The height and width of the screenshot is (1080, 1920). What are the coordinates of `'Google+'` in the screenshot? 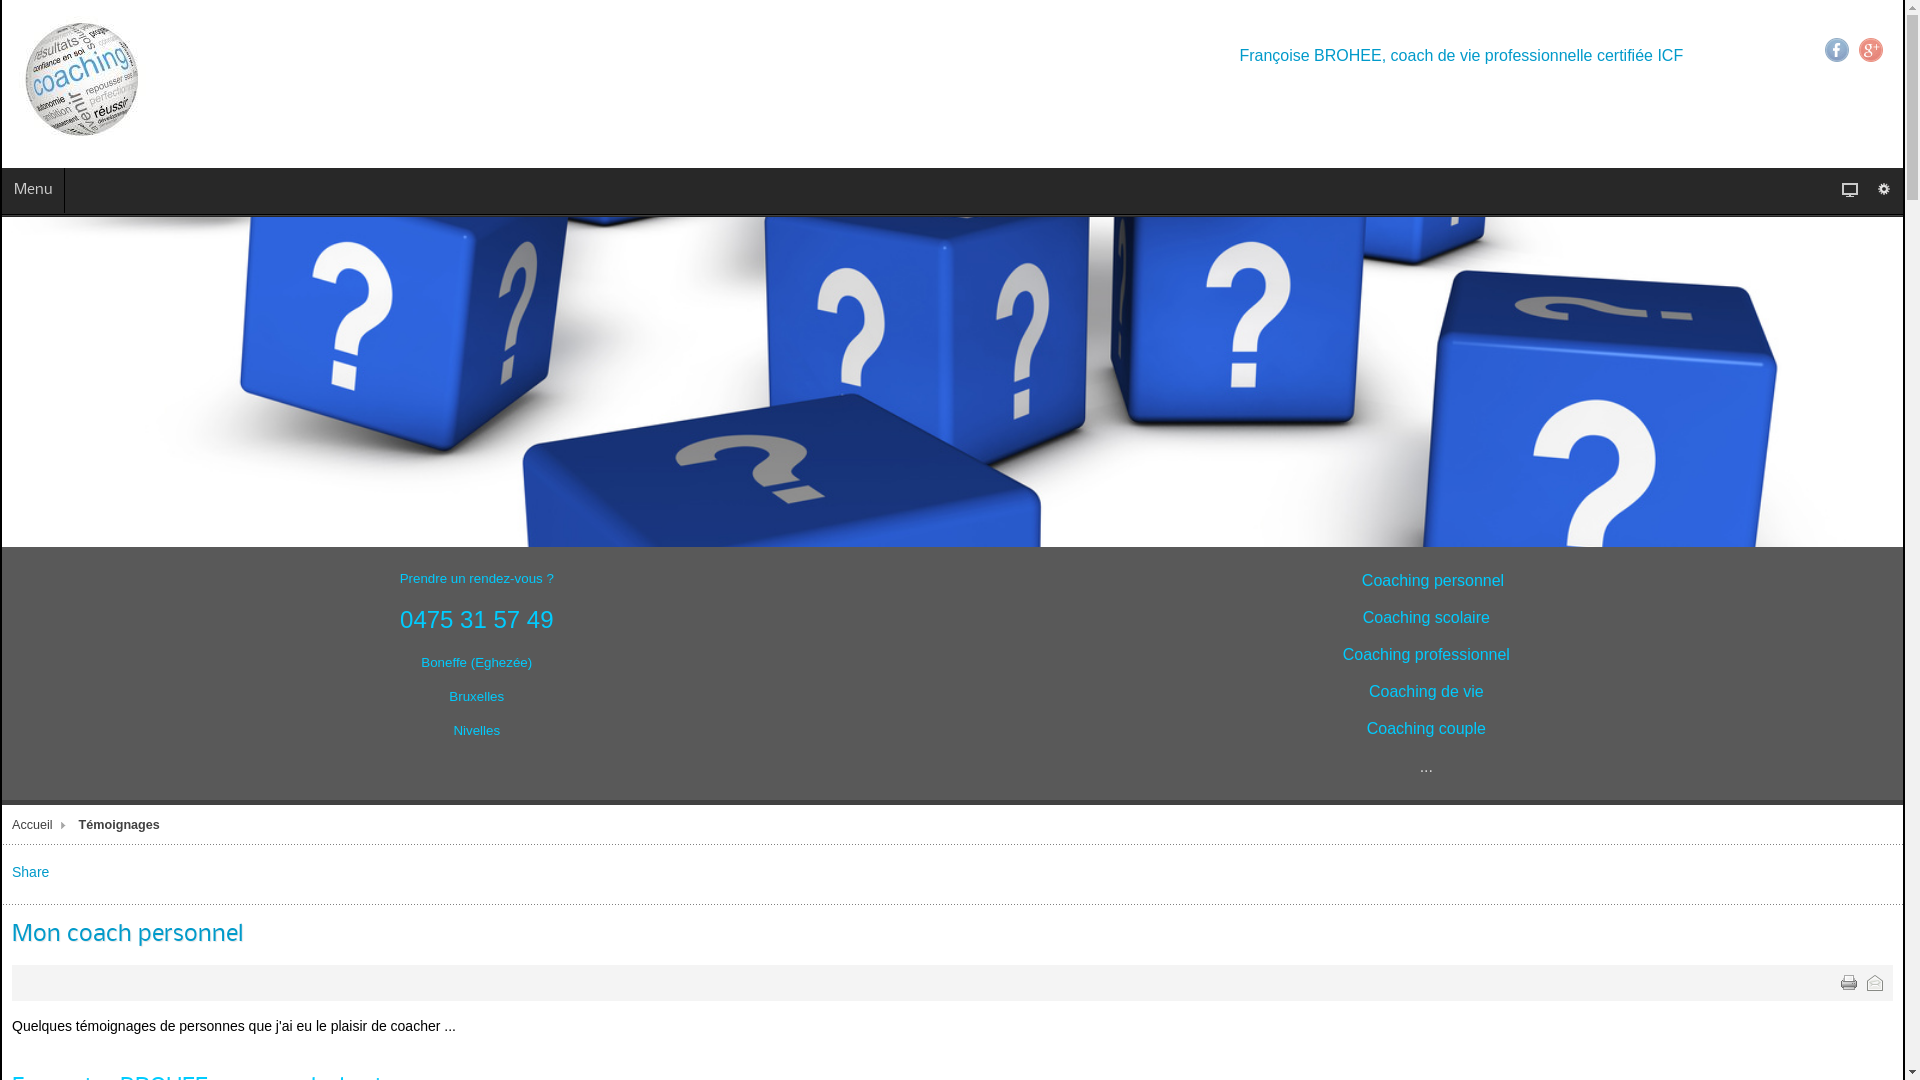 It's located at (1870, 49).